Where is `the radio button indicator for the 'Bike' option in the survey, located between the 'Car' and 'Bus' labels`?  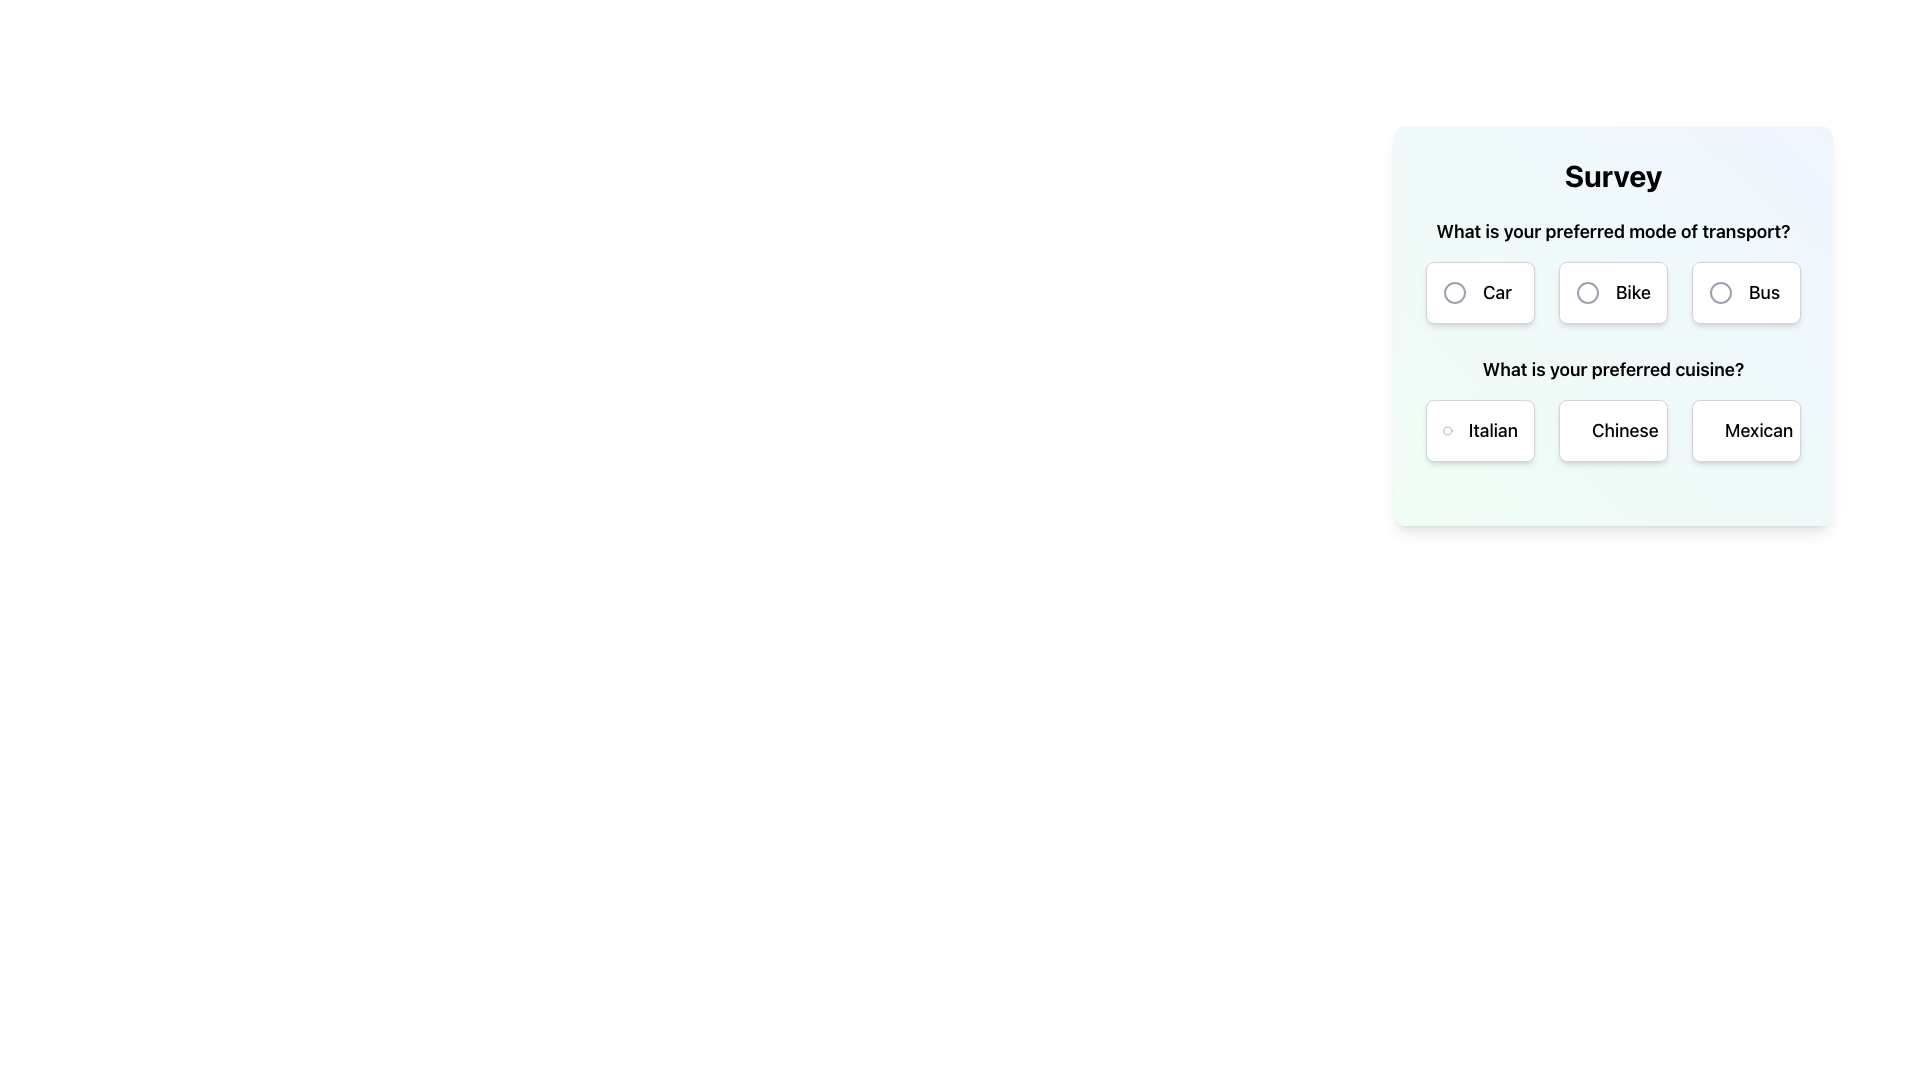
the radio button indicator for the 'Bike' option in the survey, located between the 'Car' and 'Bus' labels is located at coordinates (1587, 293).